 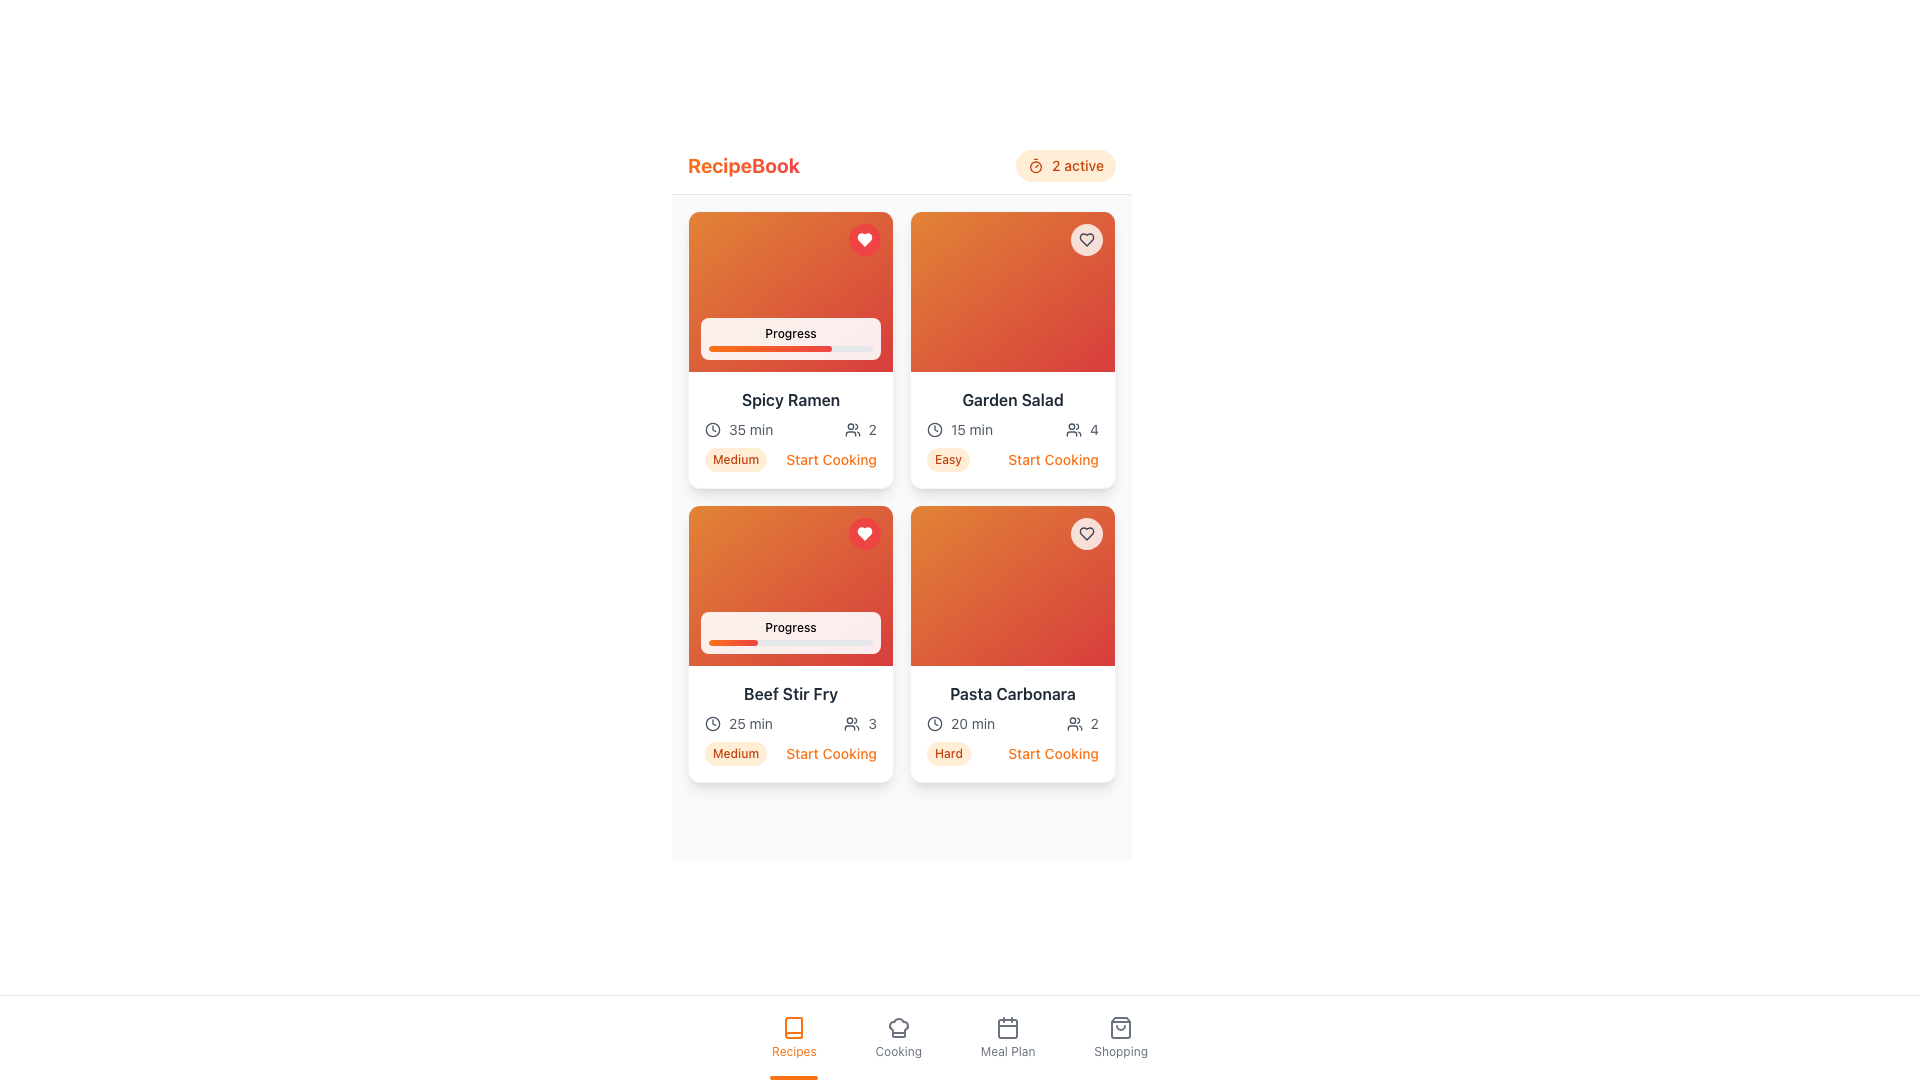 What do you see at coordinates (1008, 1028) in the screenshot?
I see `the middle icon in the bottom navigation bar` at bounding box center [1008, 1028].